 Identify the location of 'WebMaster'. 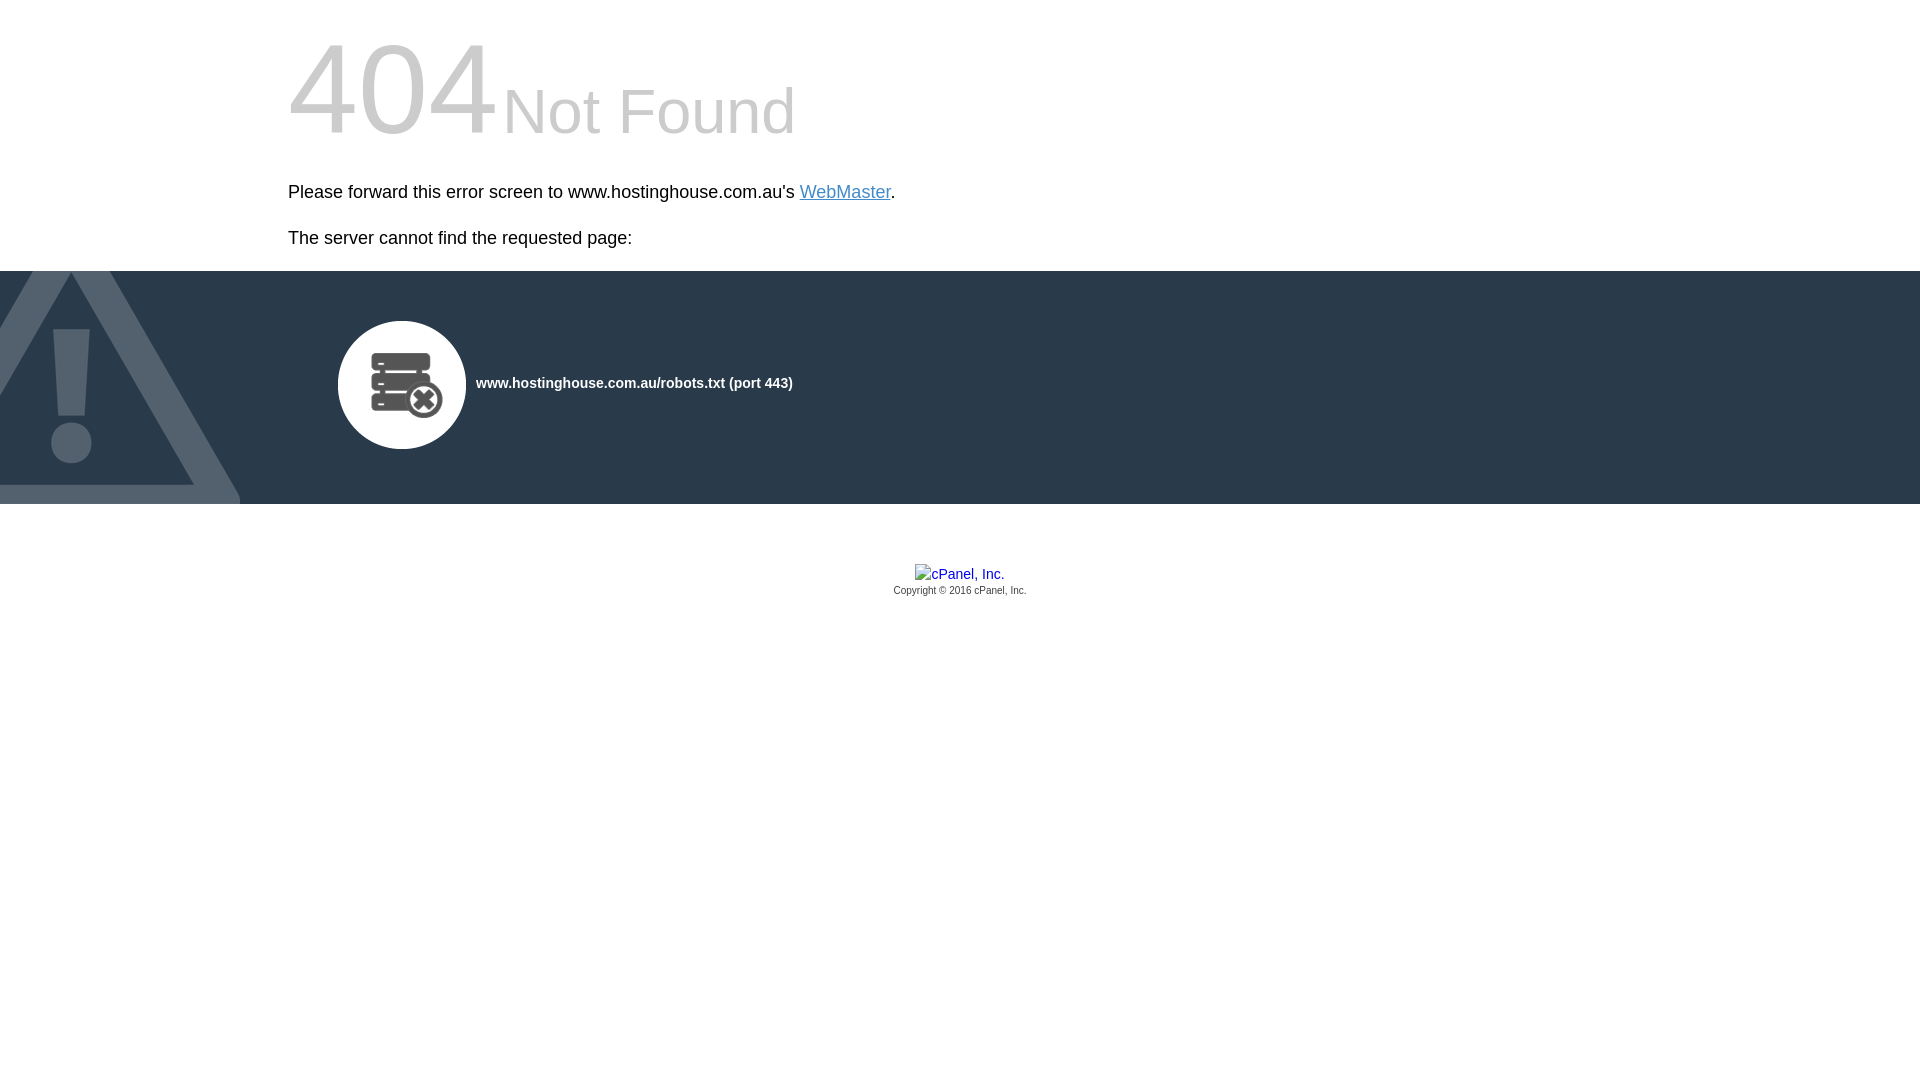
(845, 192).